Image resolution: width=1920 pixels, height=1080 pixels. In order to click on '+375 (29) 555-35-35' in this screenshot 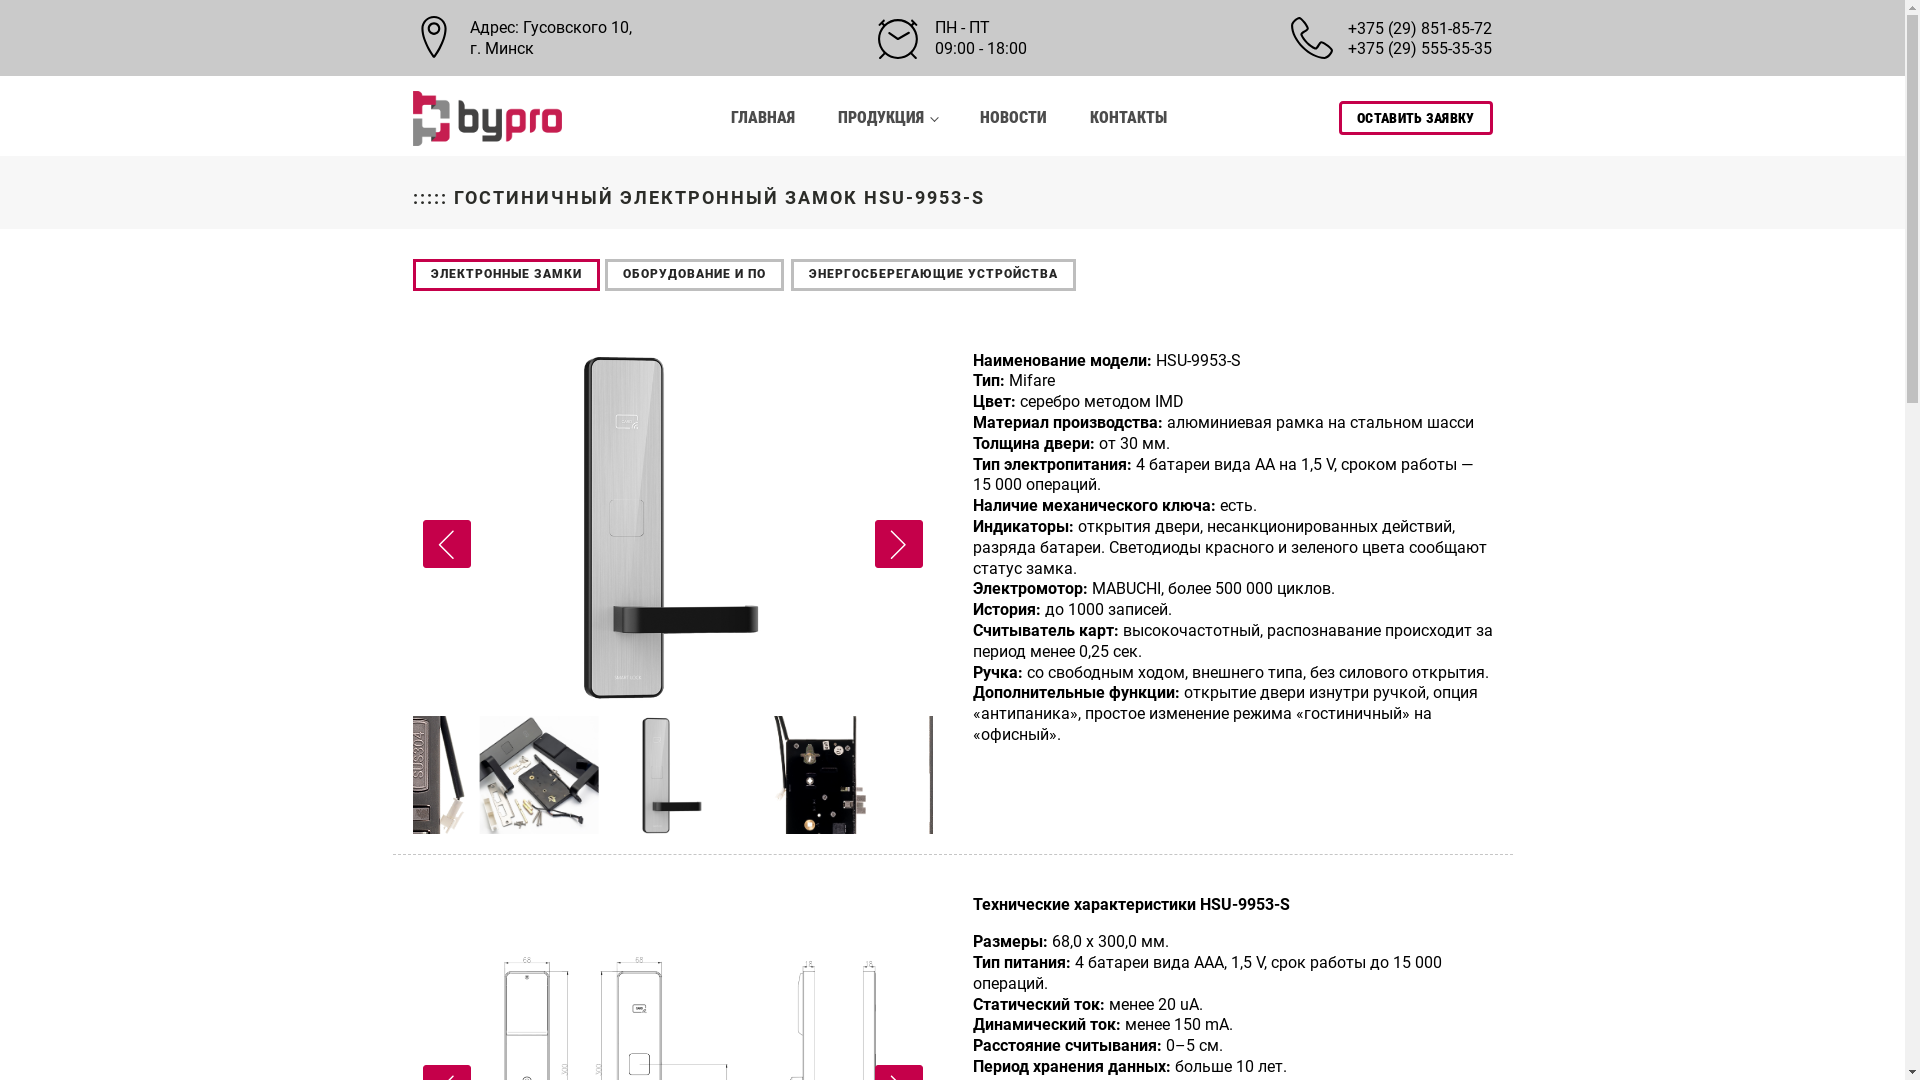, I will do `click(1419, 47)`.